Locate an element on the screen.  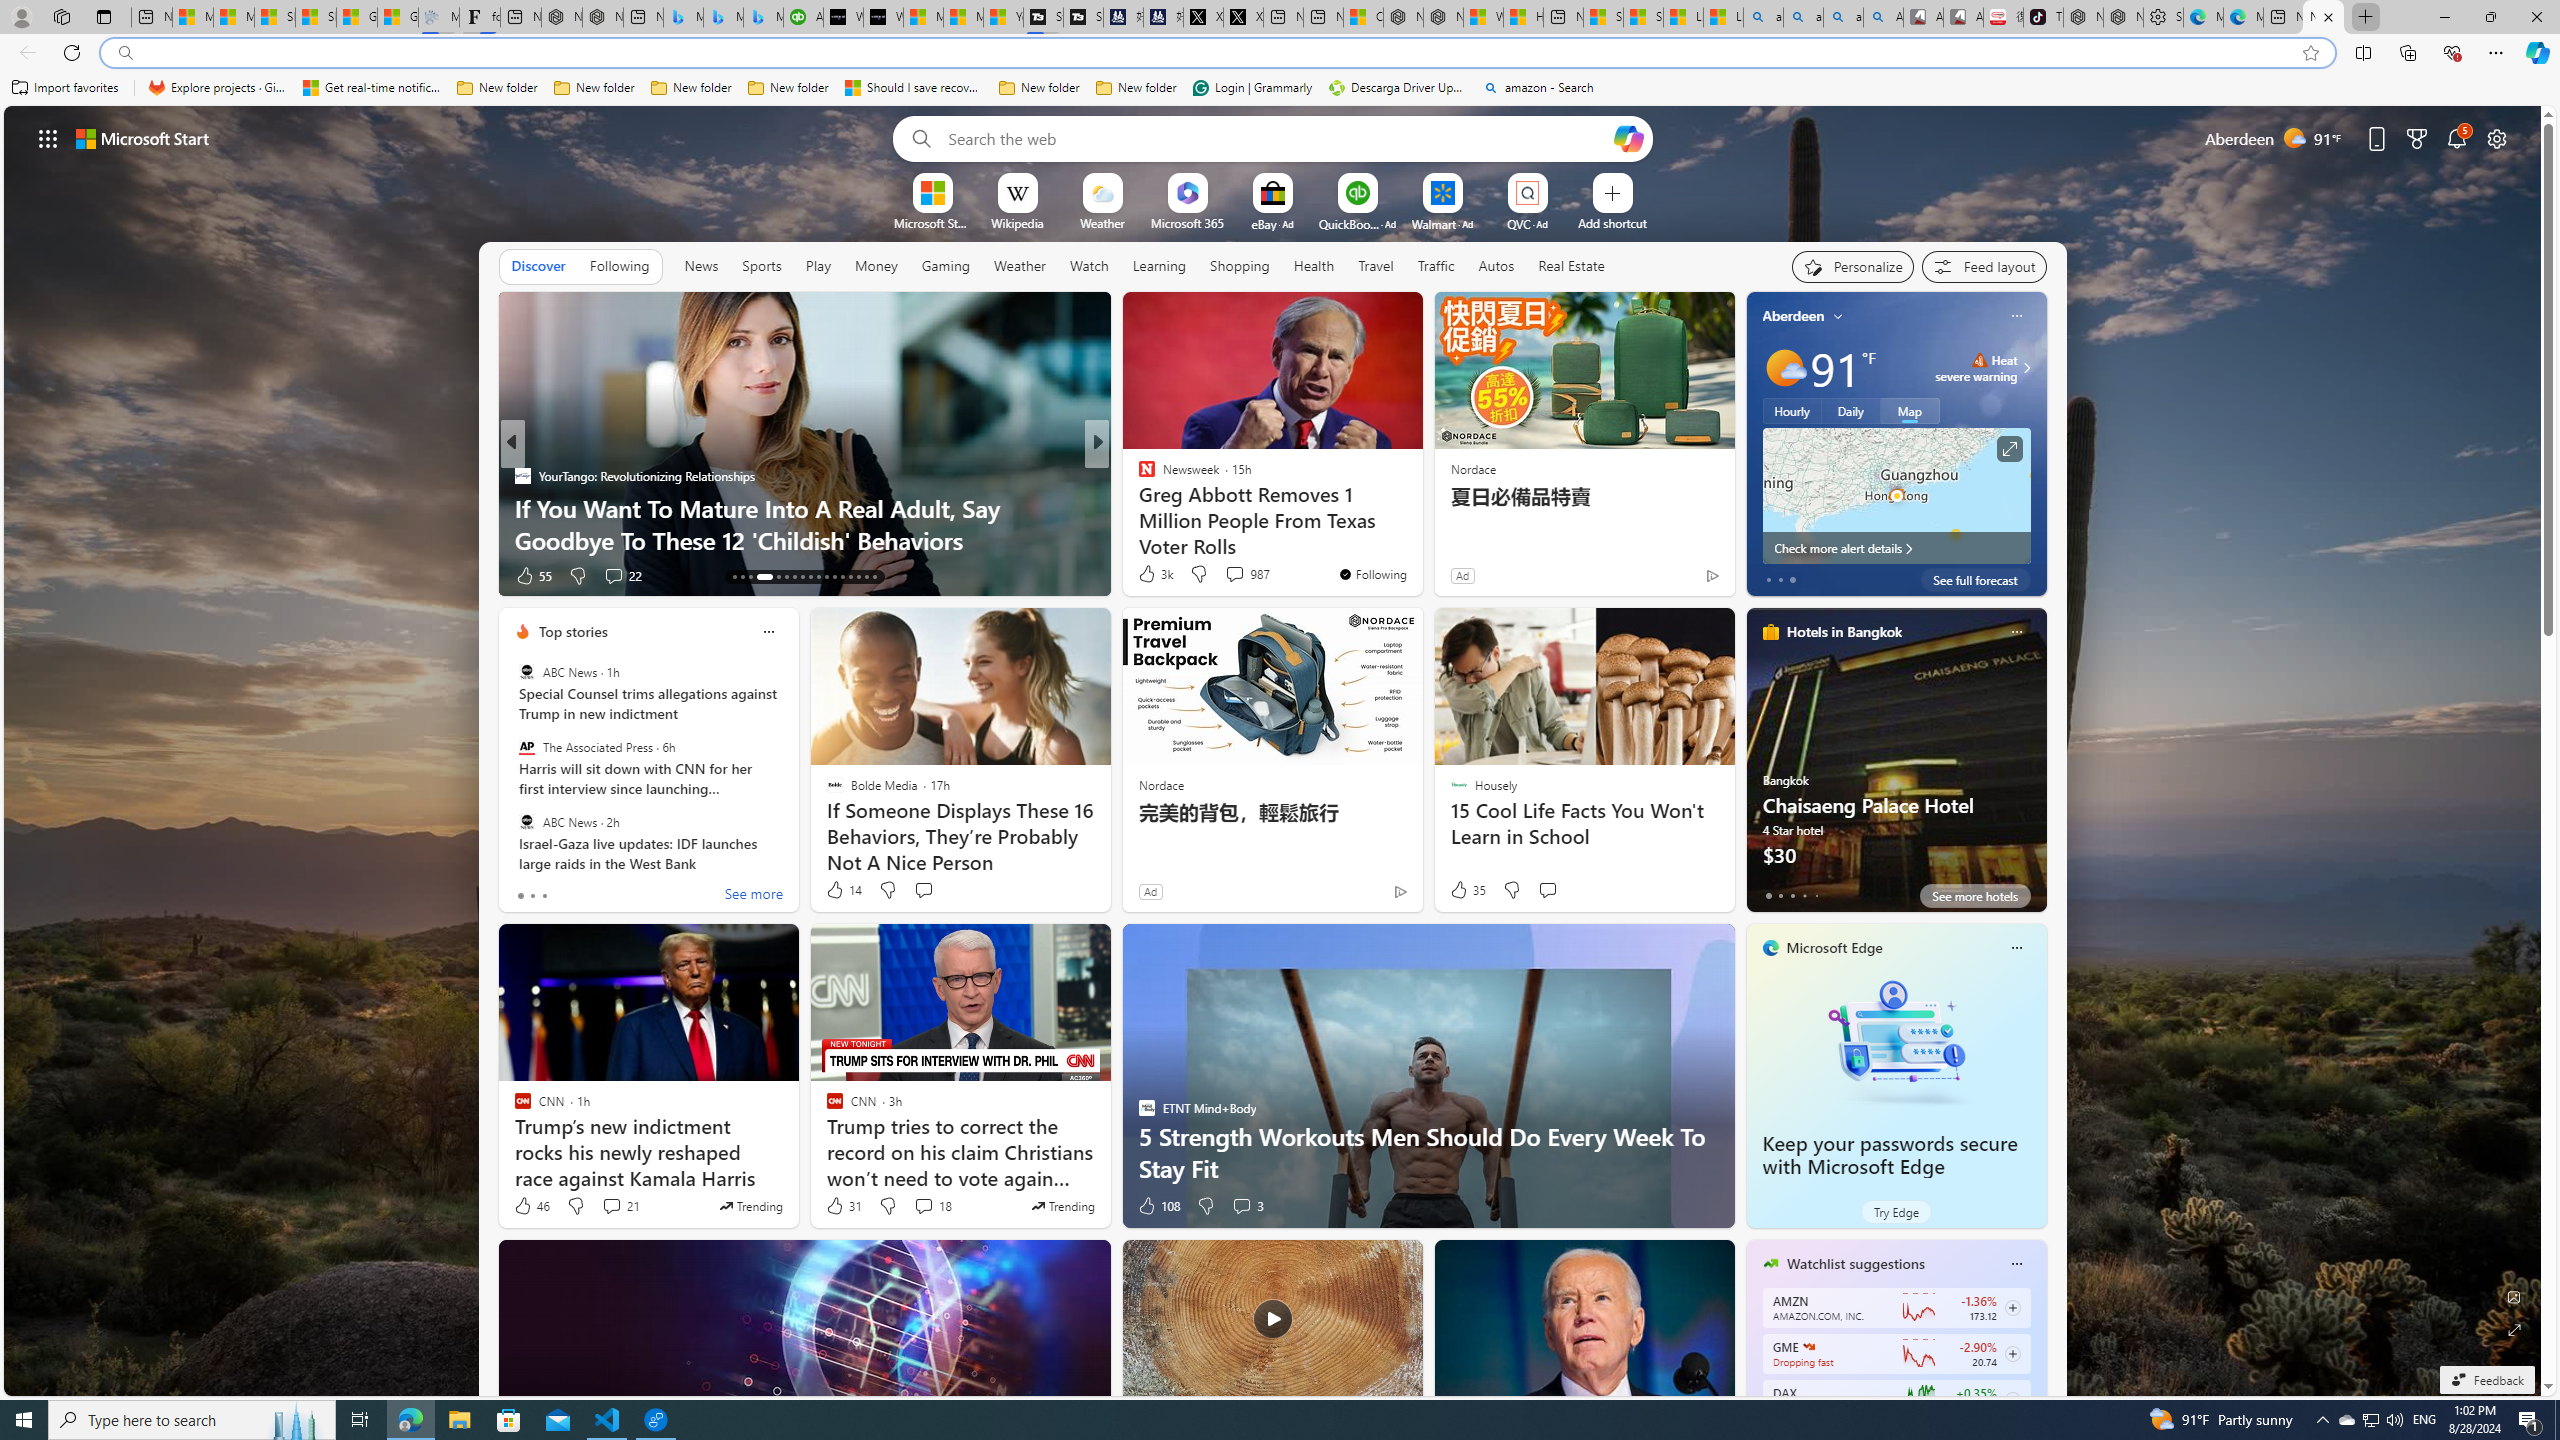
'AutomationID: tab-16' is located at coordinates (758, 577).